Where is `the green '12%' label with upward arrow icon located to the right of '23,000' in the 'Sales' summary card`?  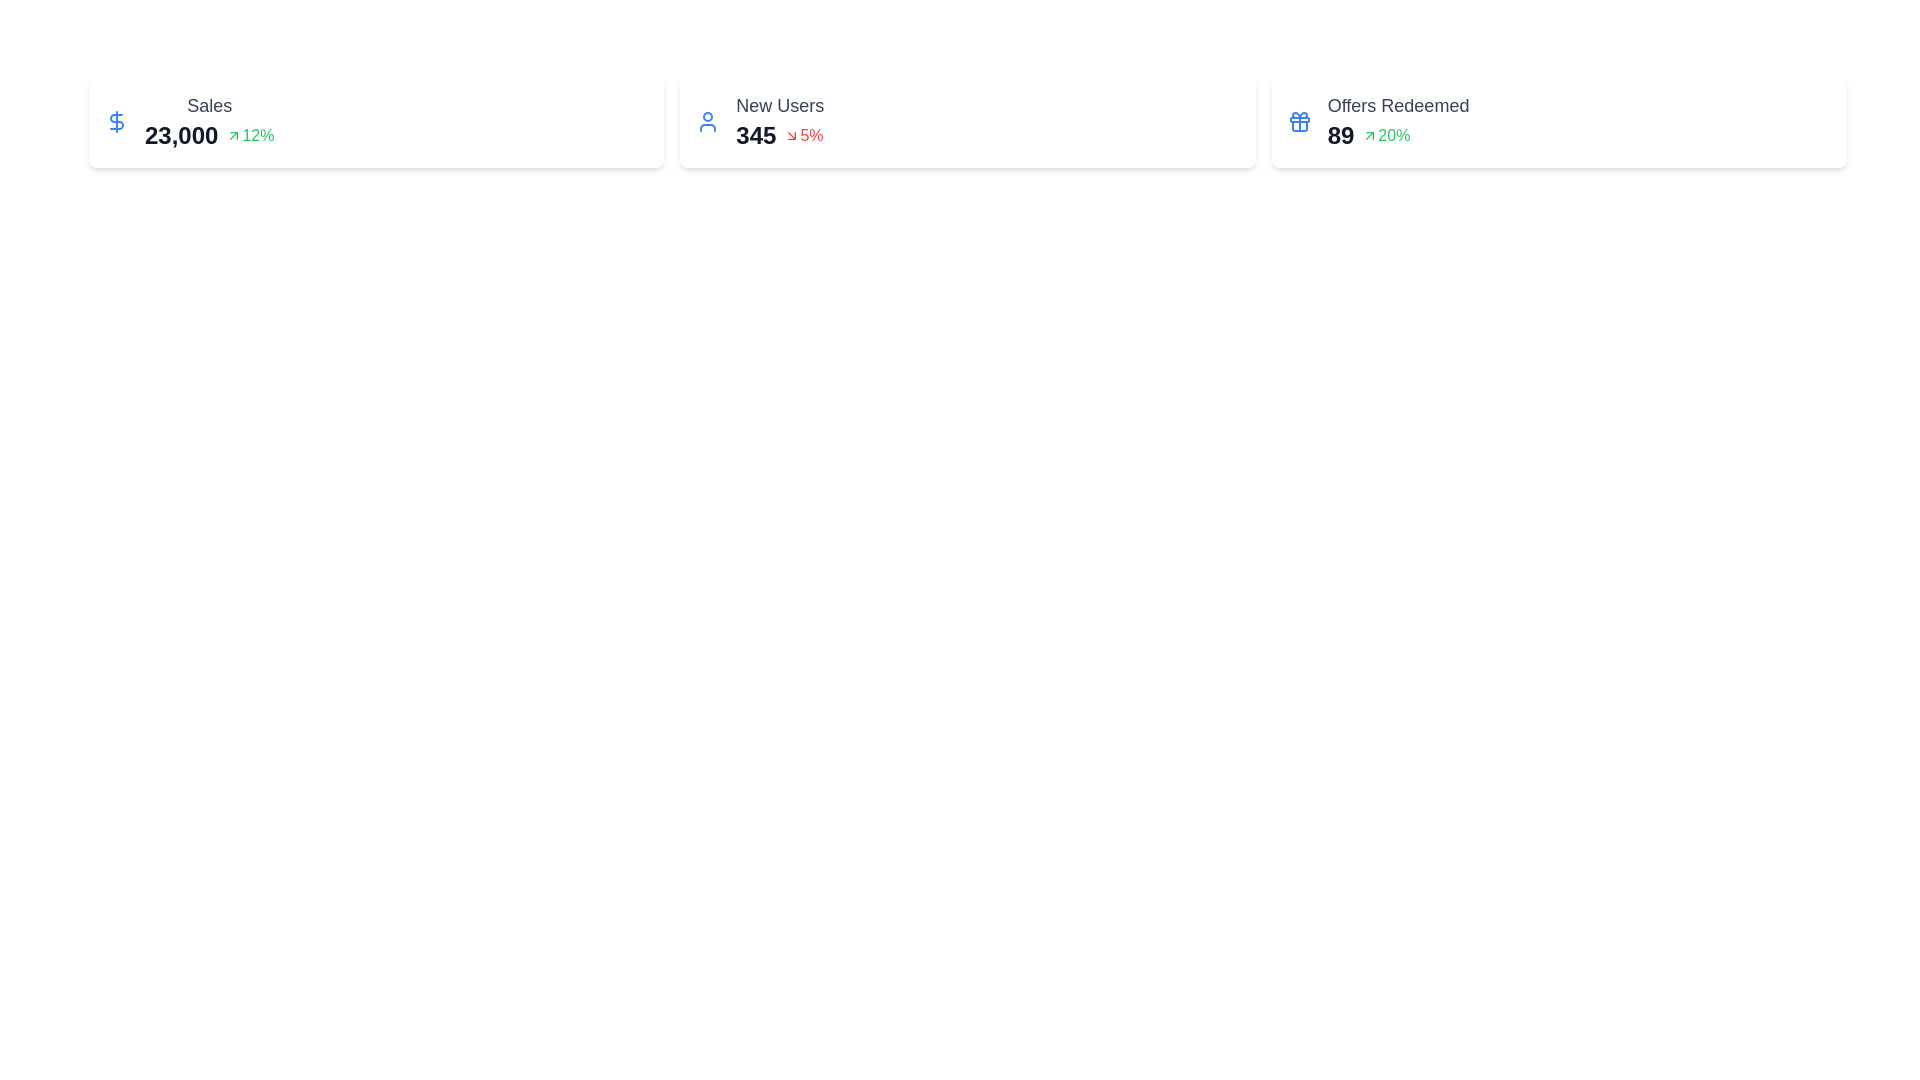
the green '12%' label with upward arrow icon located to the right of '23,000' in the 'Sales' summary card is located at coordinates (249, 135).